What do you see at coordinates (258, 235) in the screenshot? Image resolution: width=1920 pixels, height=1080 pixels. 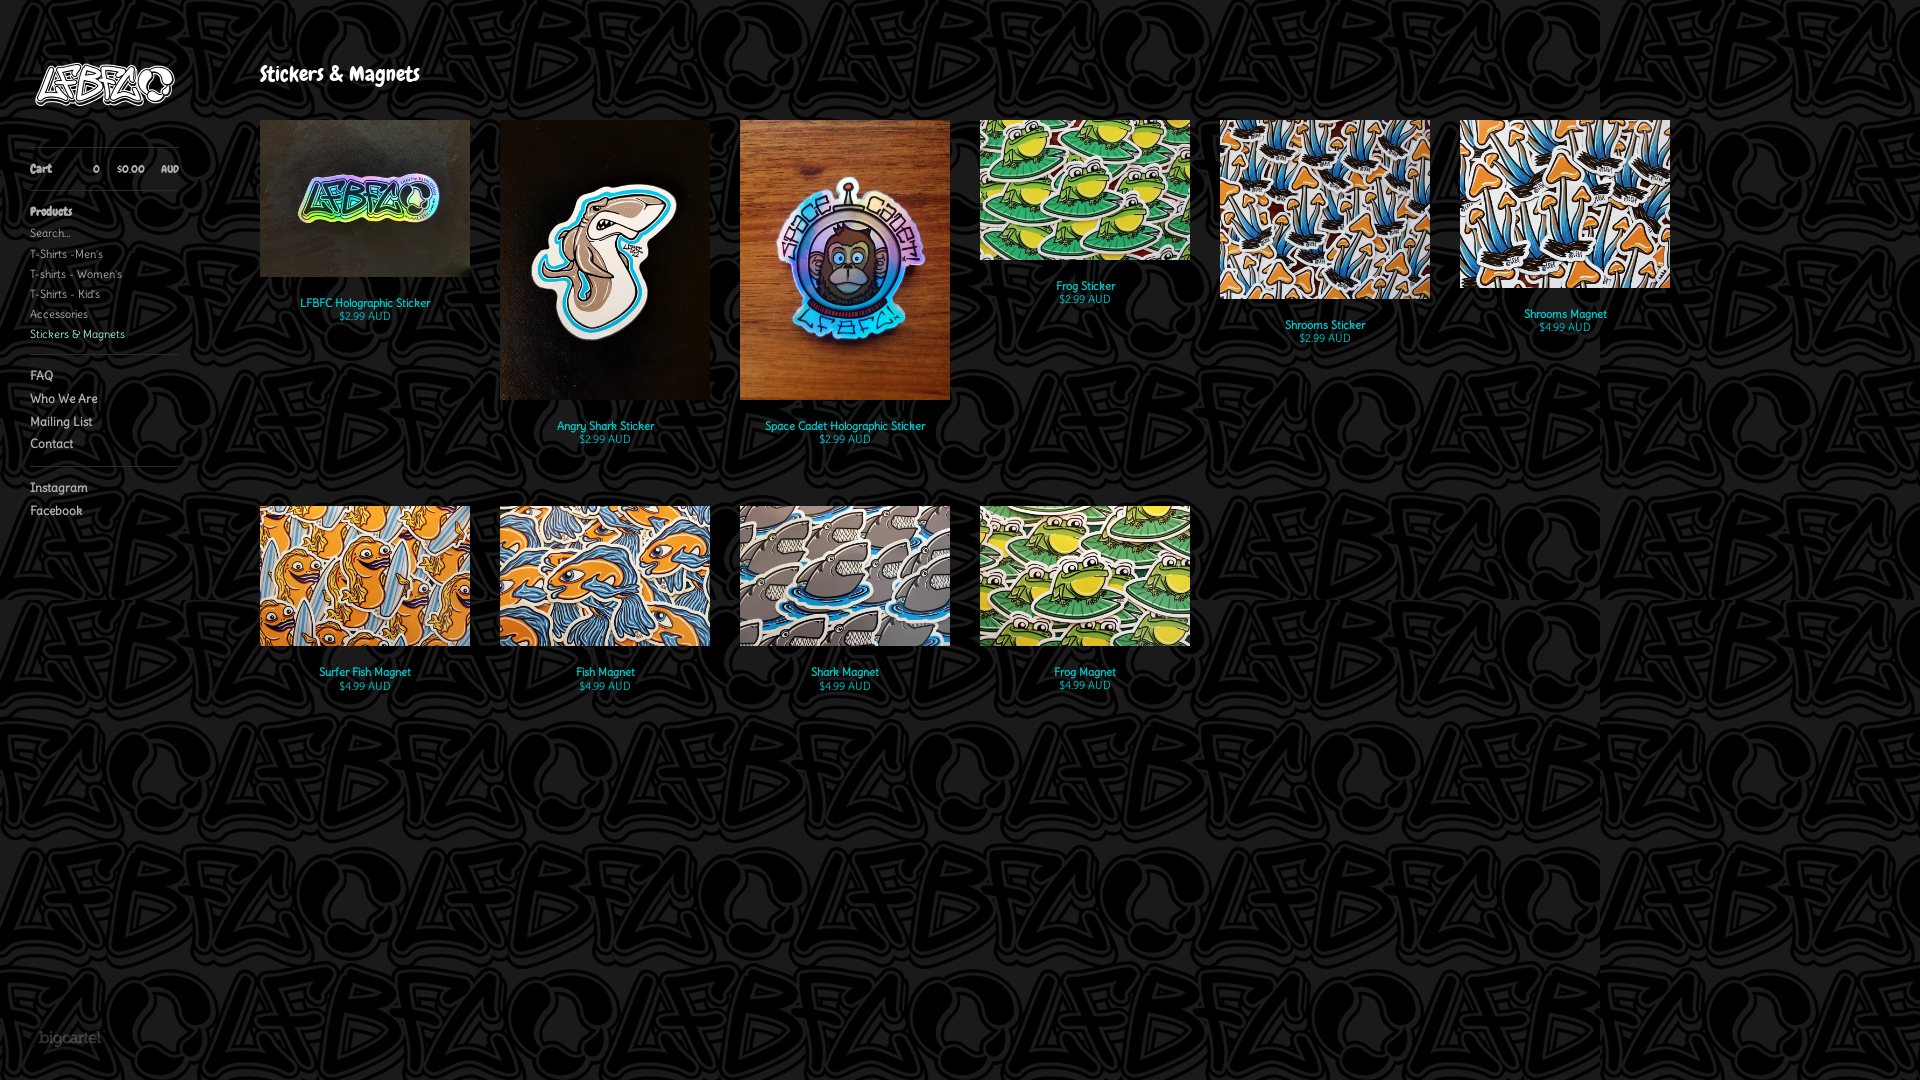 I see `'LFBFC Holographic Sticker` at bounding box center [258, 235].